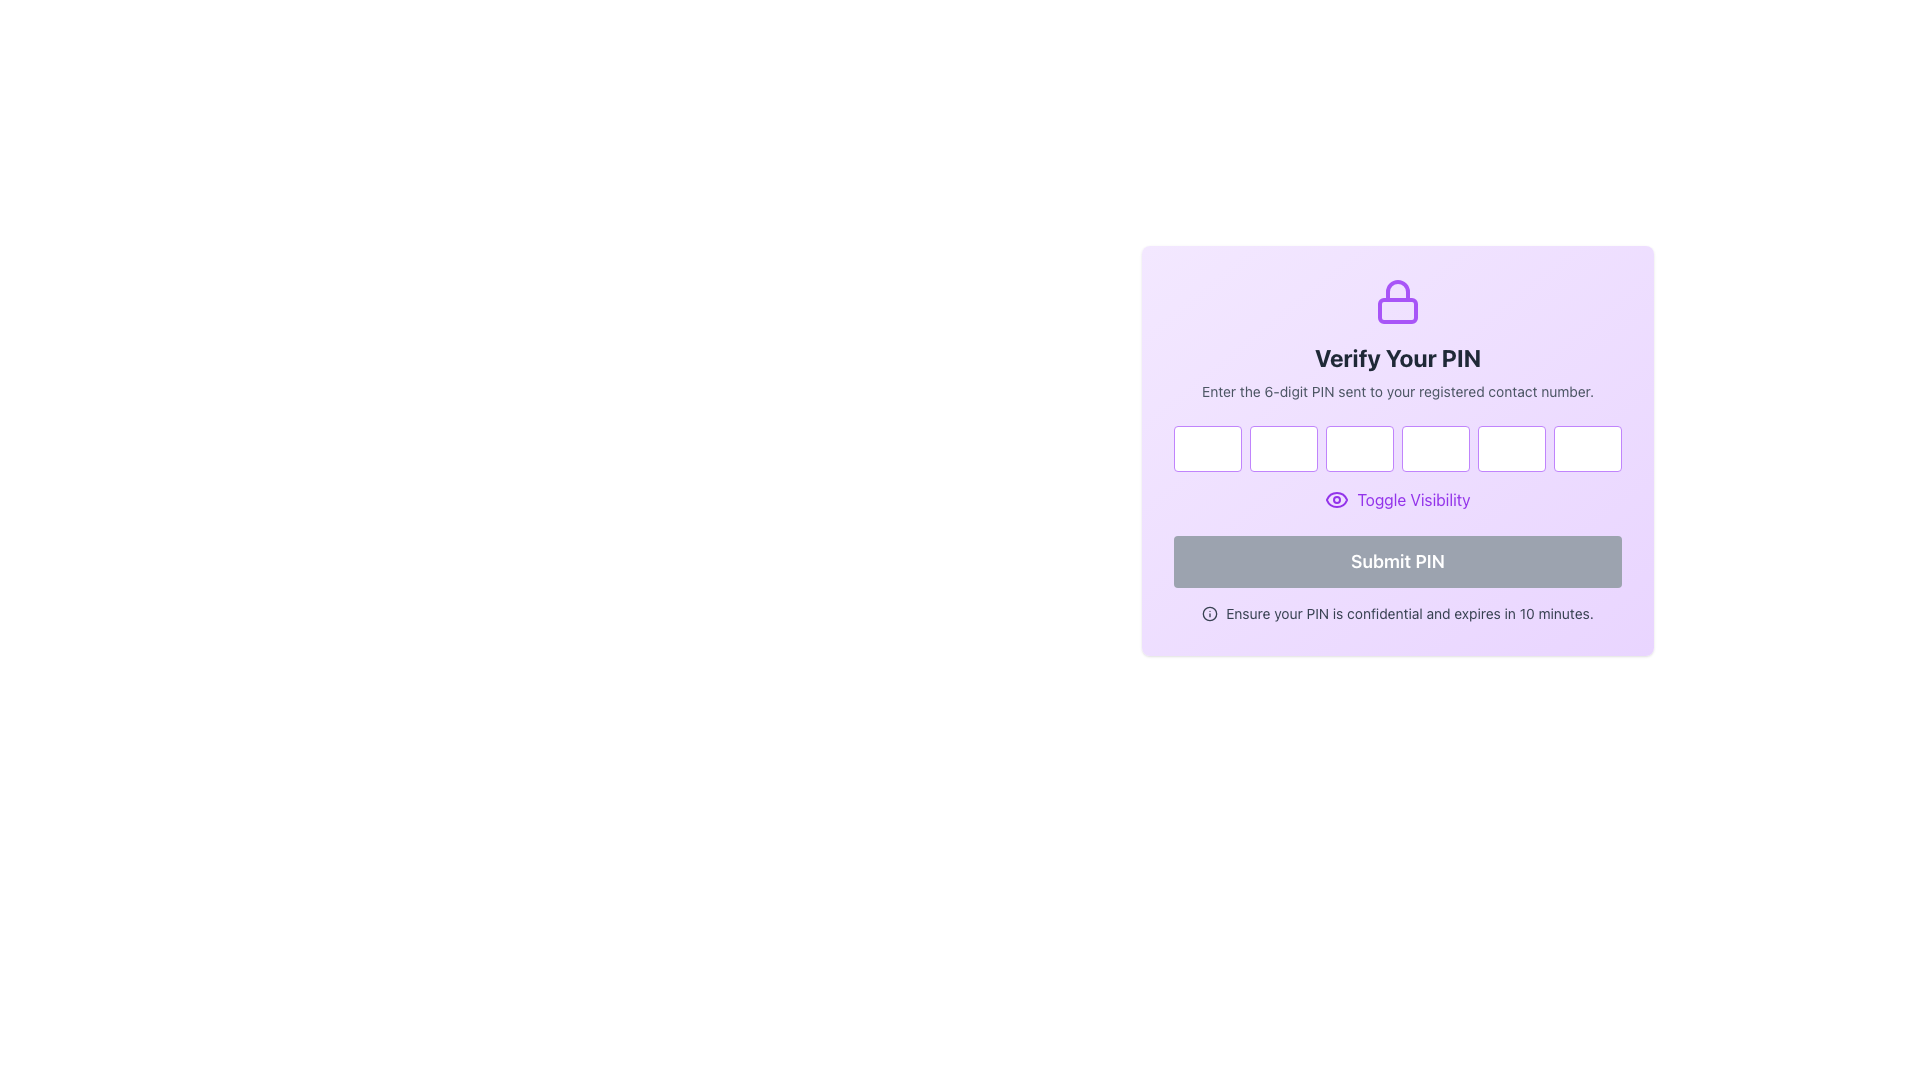 Image resolution: width=1920 pixels, height=1080 pixels. I want to click on the outer elliptical stroke of the eye icon, which is part of the 'Toggle Visibility' functionality, located to the right of the PIN entry boxes and above the 'Submit PIN' button, so click(1337, 499).